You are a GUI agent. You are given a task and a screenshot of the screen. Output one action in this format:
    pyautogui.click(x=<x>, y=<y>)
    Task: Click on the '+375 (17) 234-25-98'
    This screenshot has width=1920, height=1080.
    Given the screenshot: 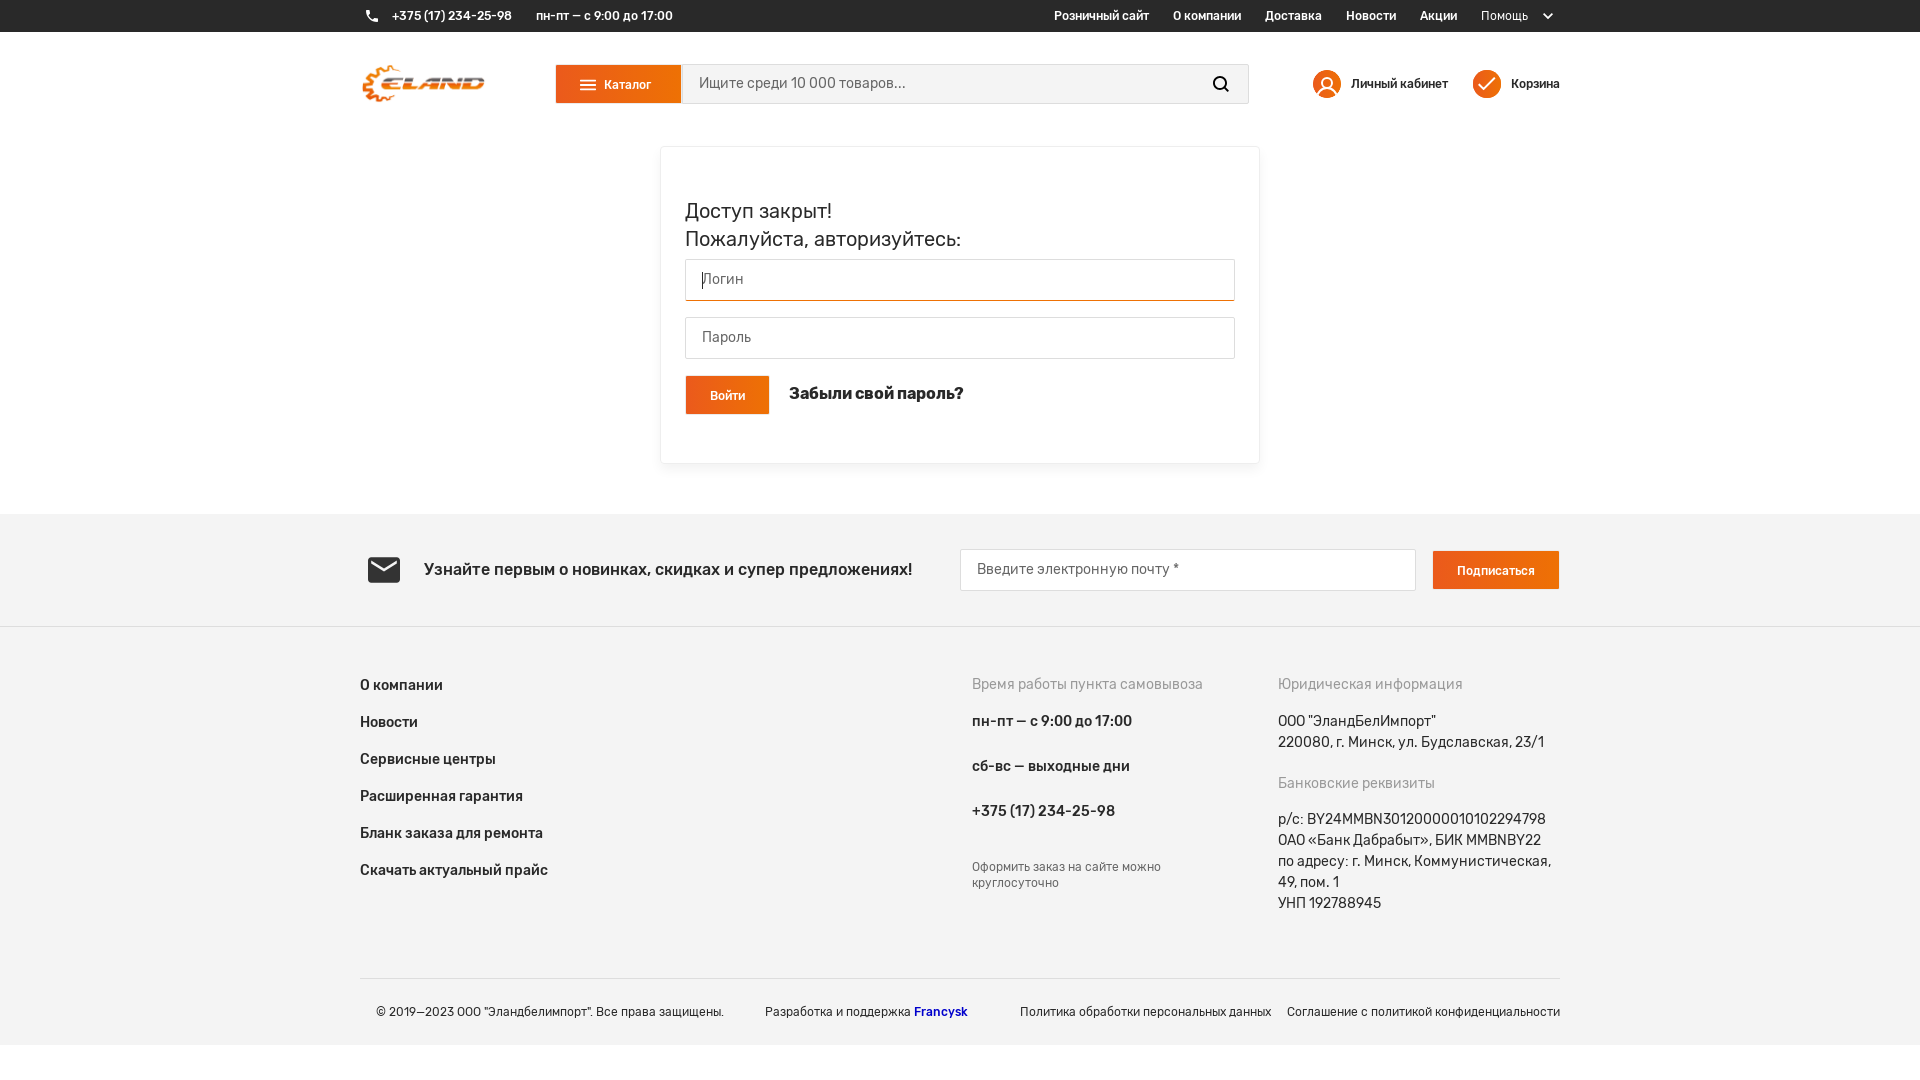 What is the action you would take?
    pyautogui.click(x=435, y=15)
    